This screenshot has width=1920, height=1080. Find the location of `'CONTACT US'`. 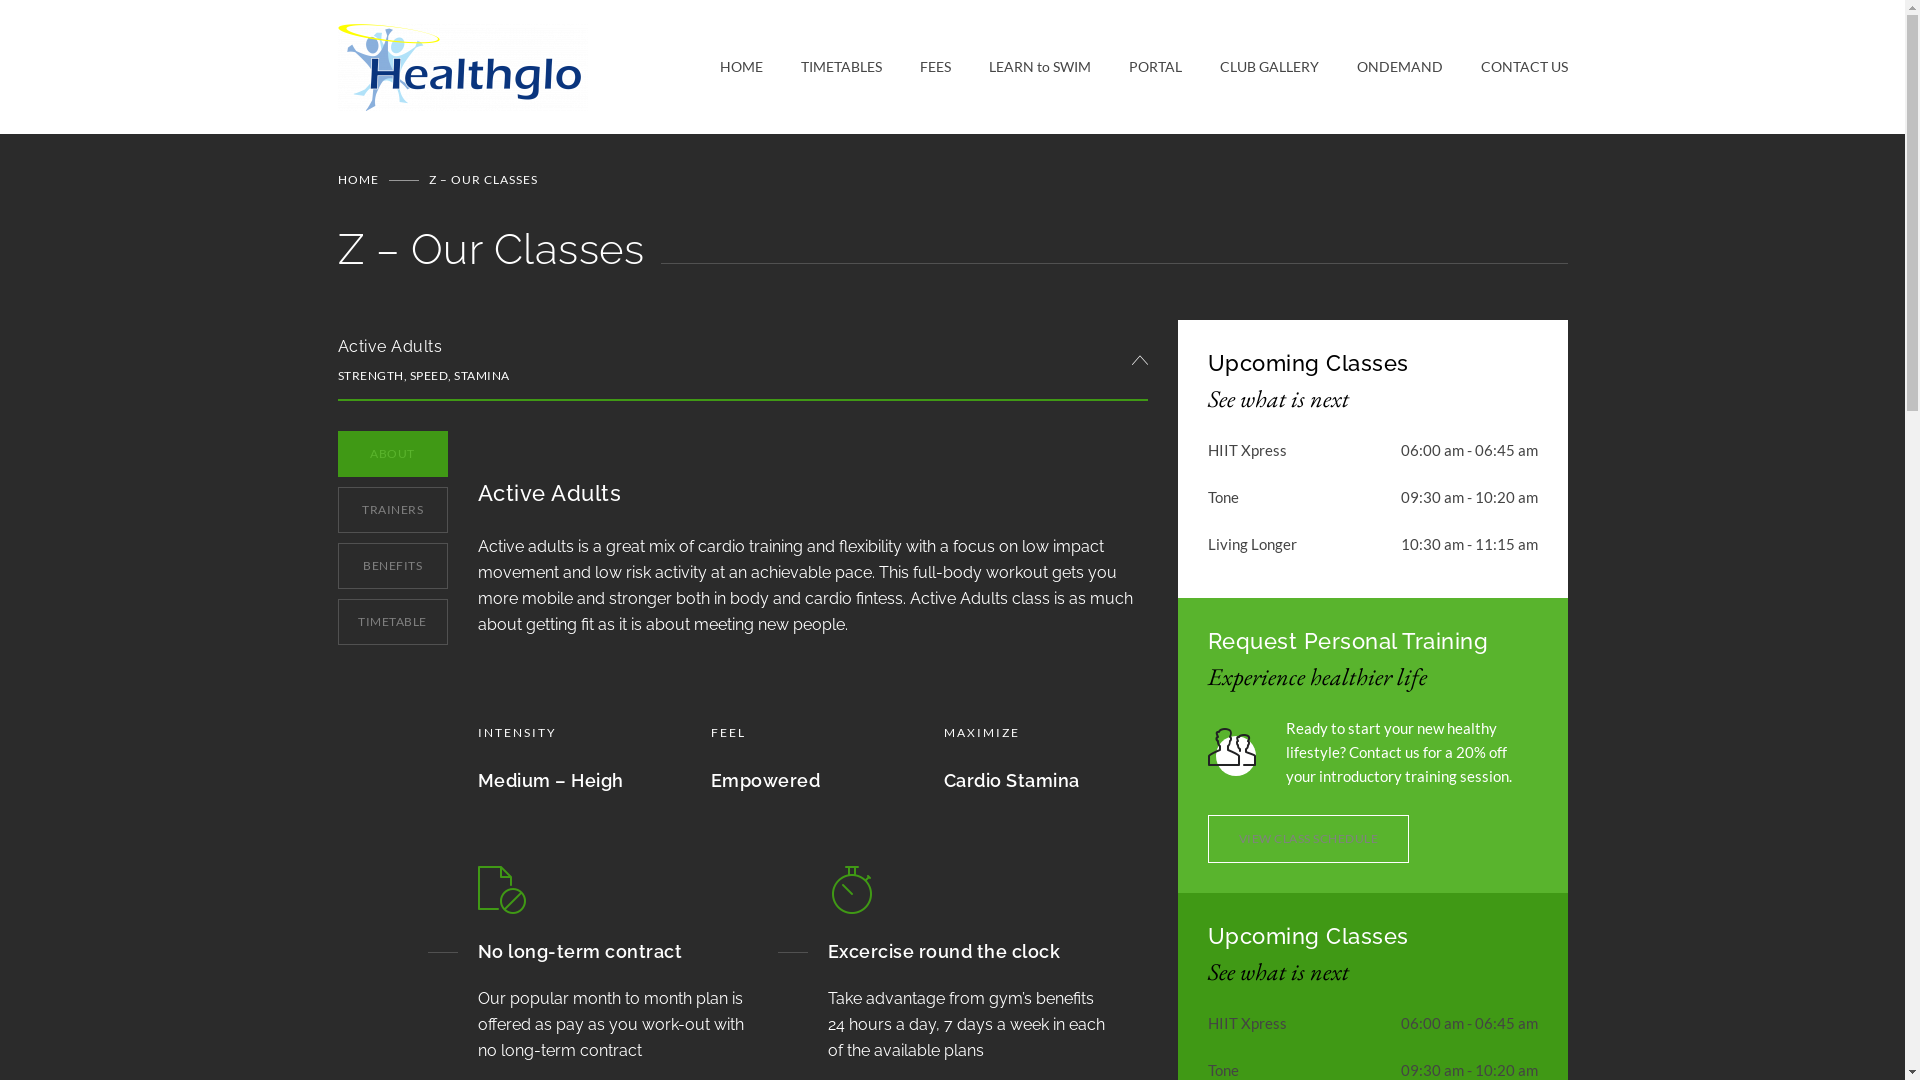

'CONTACT US' is located at coordinates (1504, 65).